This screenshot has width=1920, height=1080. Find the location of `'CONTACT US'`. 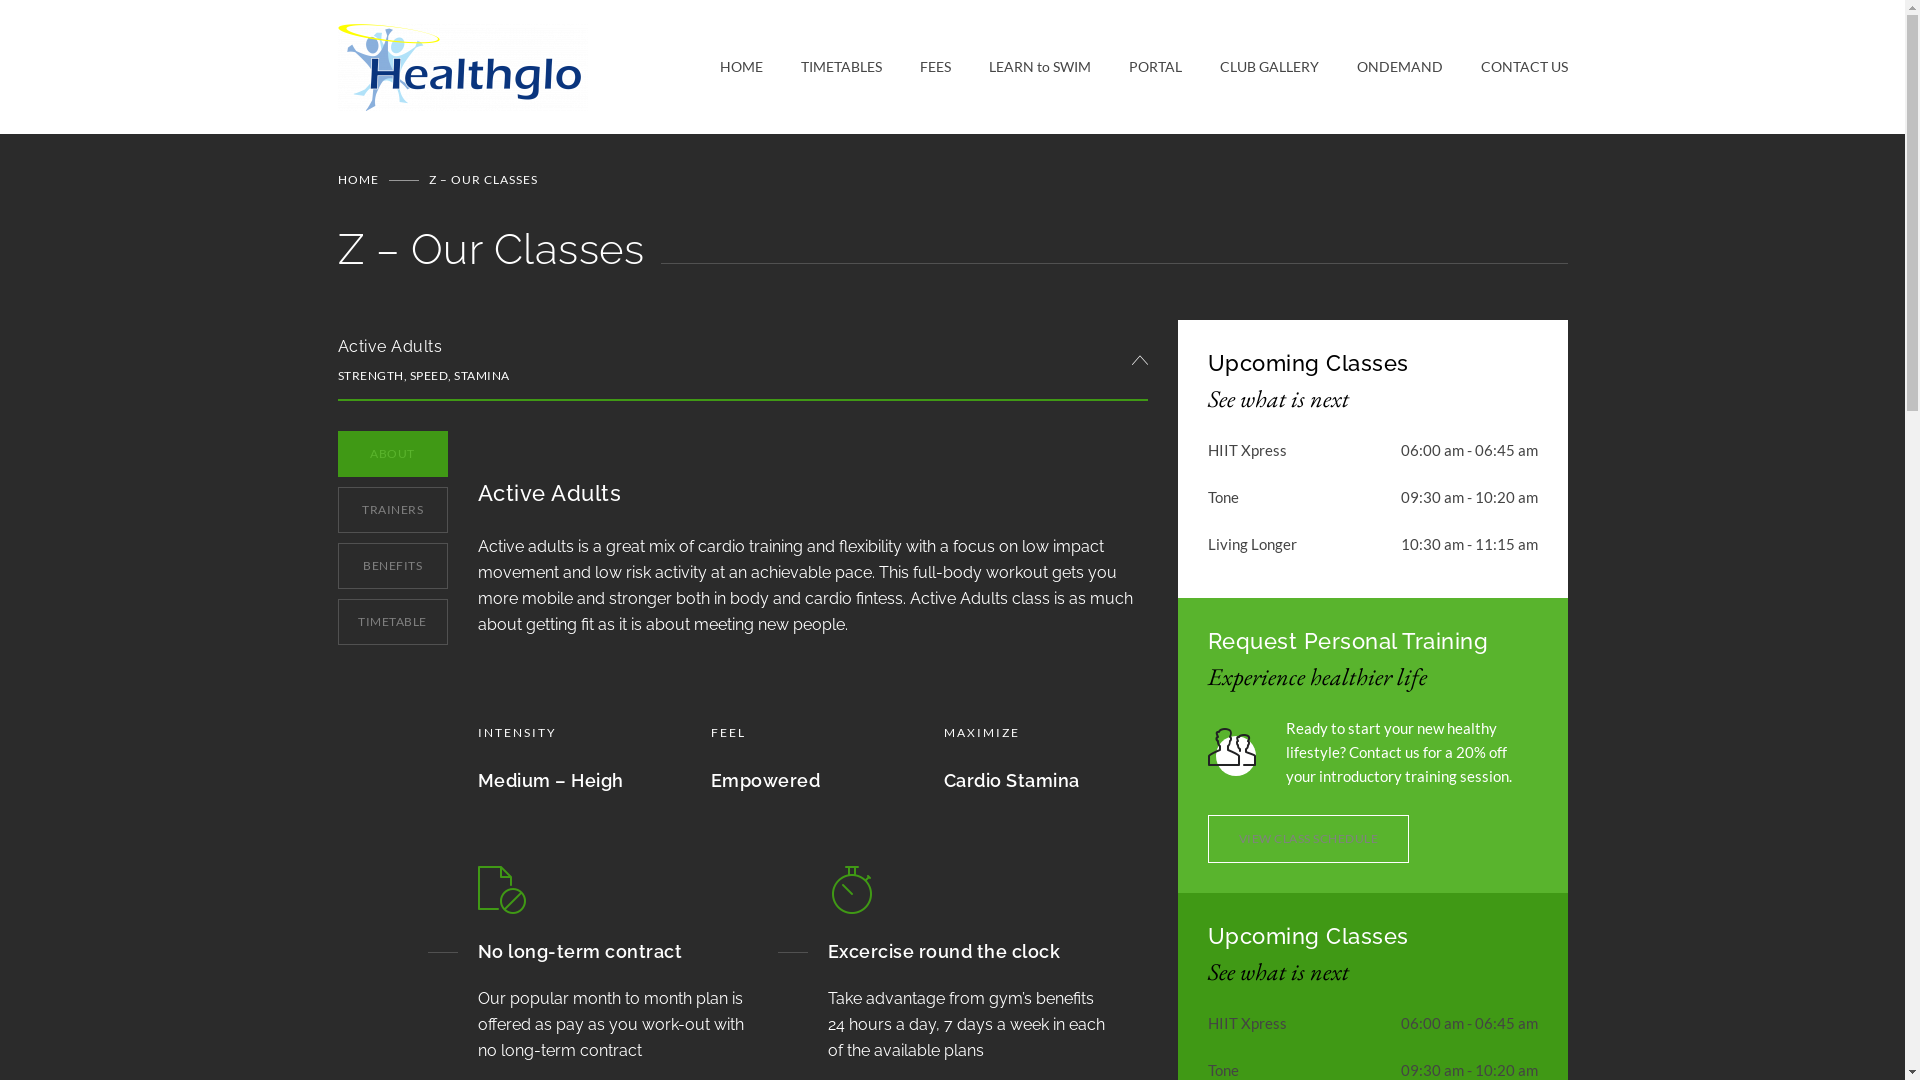

'CONTACT US' is located at coordinates (1504, 65).